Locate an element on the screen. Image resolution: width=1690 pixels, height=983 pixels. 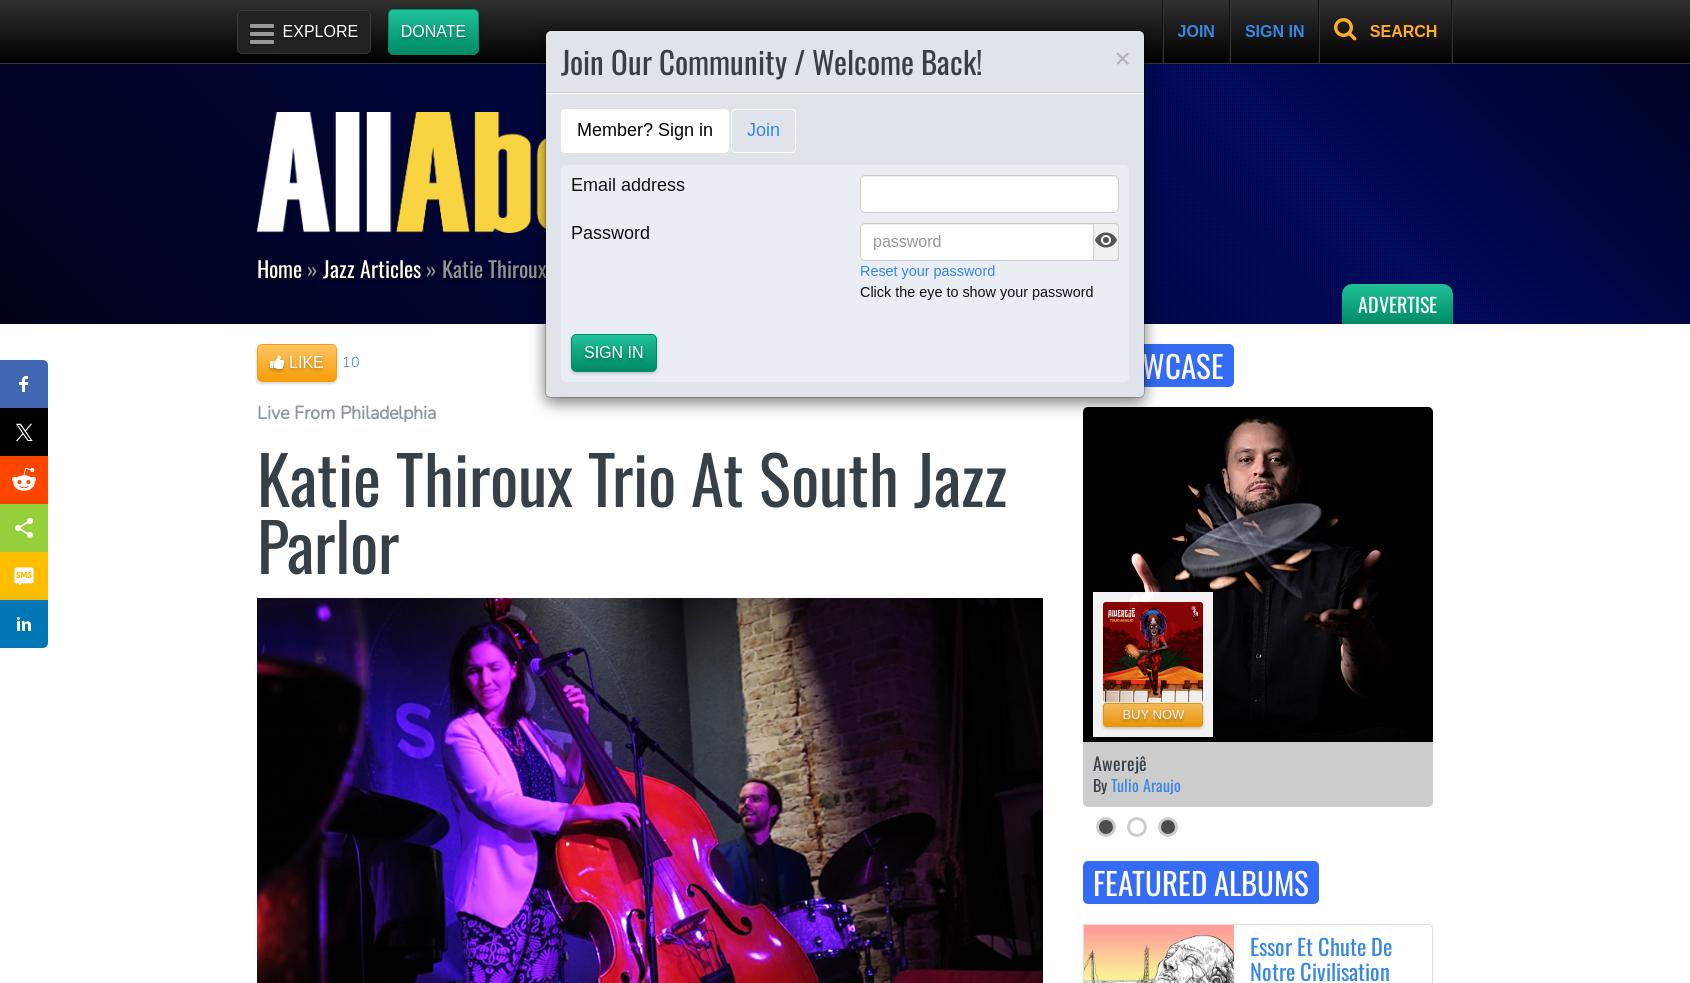
'visibility' is located at coordinates (1105, 240).